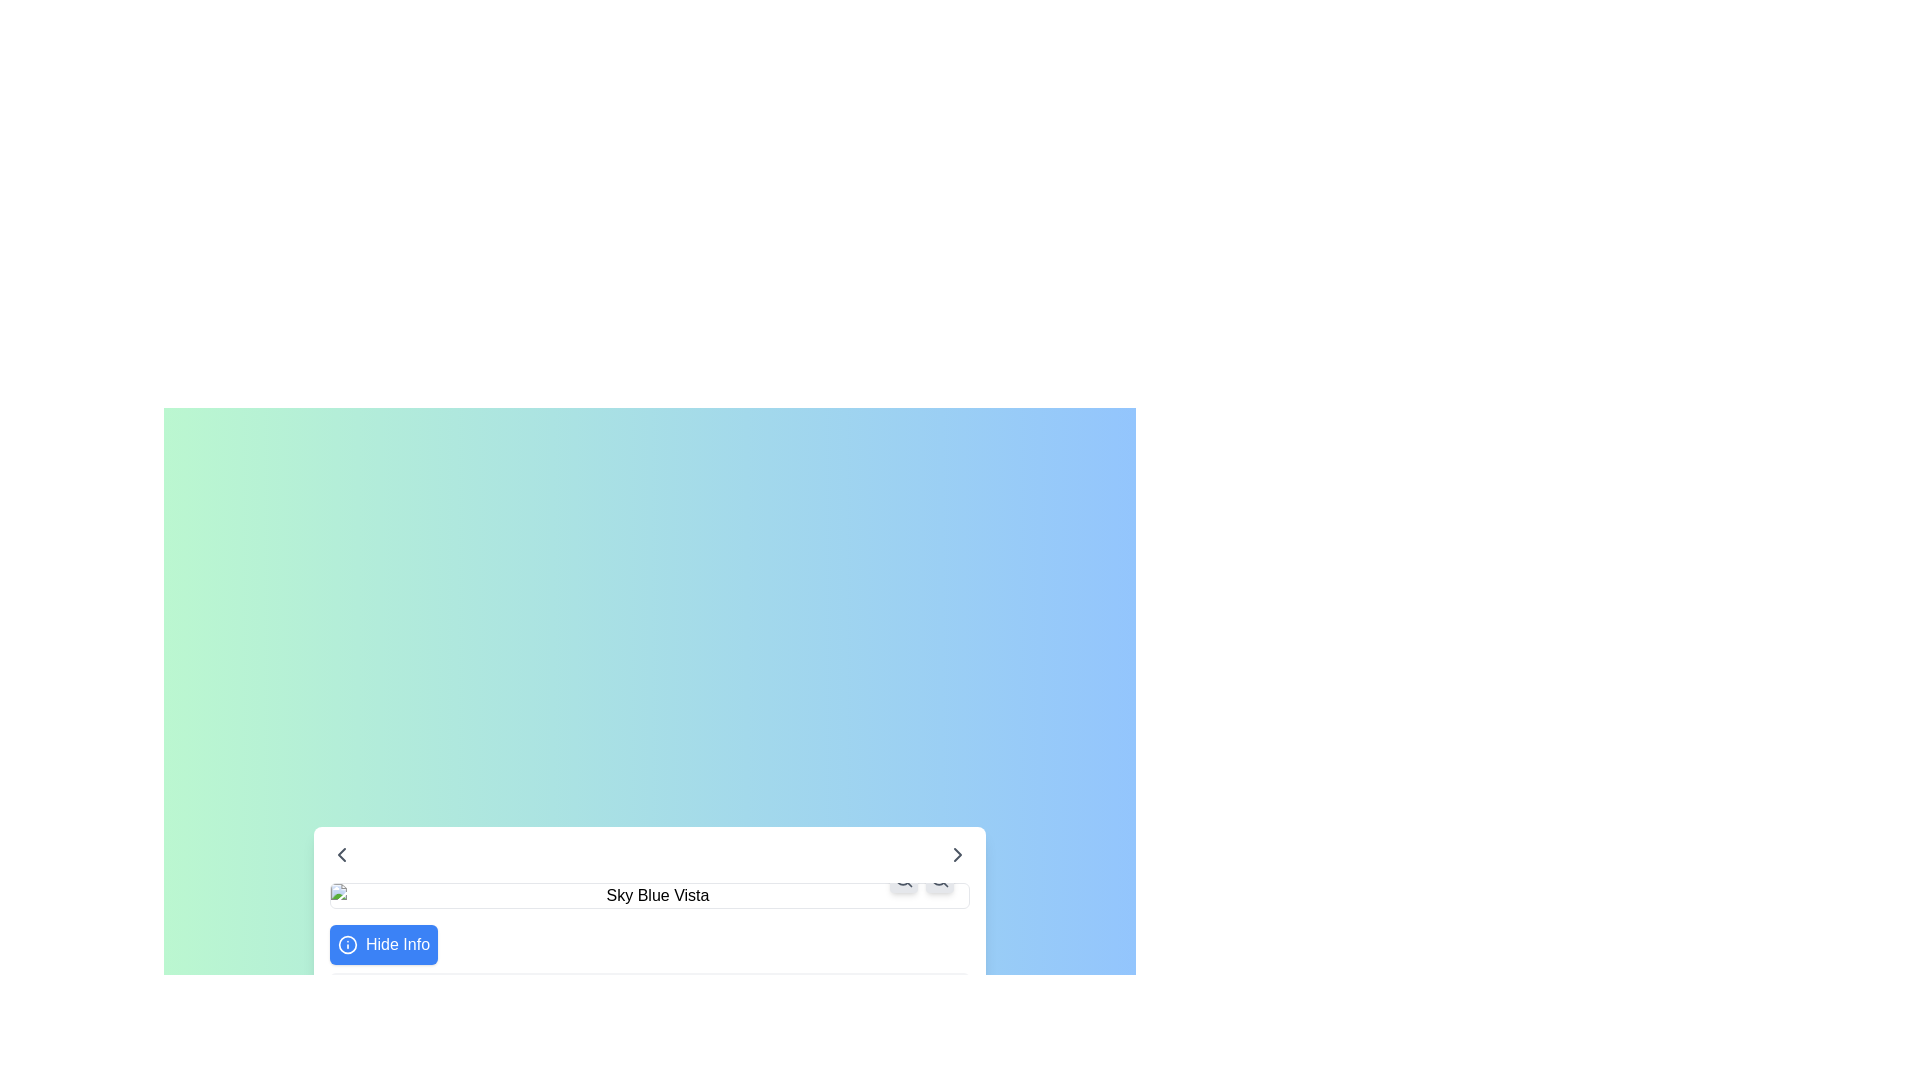 This screenshot has width=1920, height=1080. What do you see at coordinates (398, 945) in the screenshot?
I see `the text label of the button that informs users about hiding additional information, which is centrally located within the button area and visually represented with white text on a blue background` at bounding box center [398, 945].